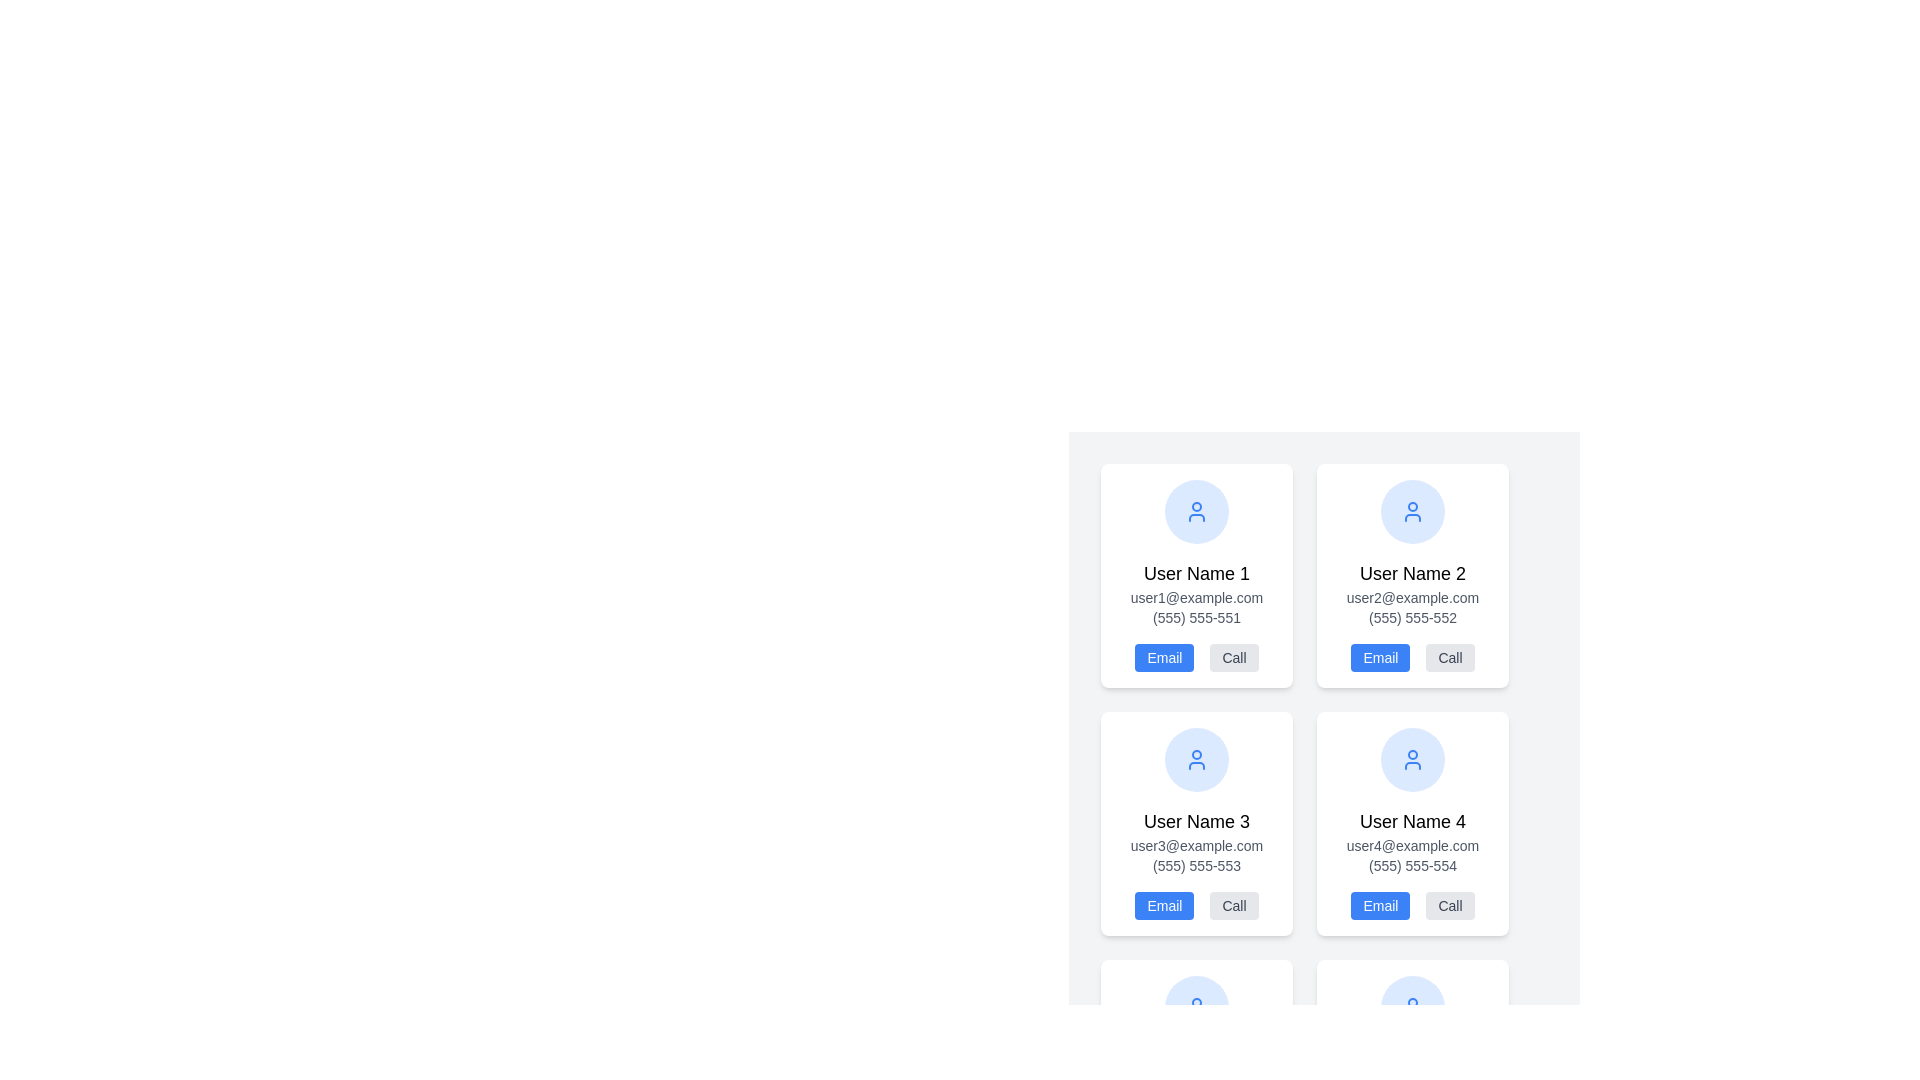  I want to click on the 'Email' button, which is a rectangular button with white text on a blue background, located as the first button in a two-button group adjacent to the 'Call' button, associated with 'User Name 4', so click(1379, 906).